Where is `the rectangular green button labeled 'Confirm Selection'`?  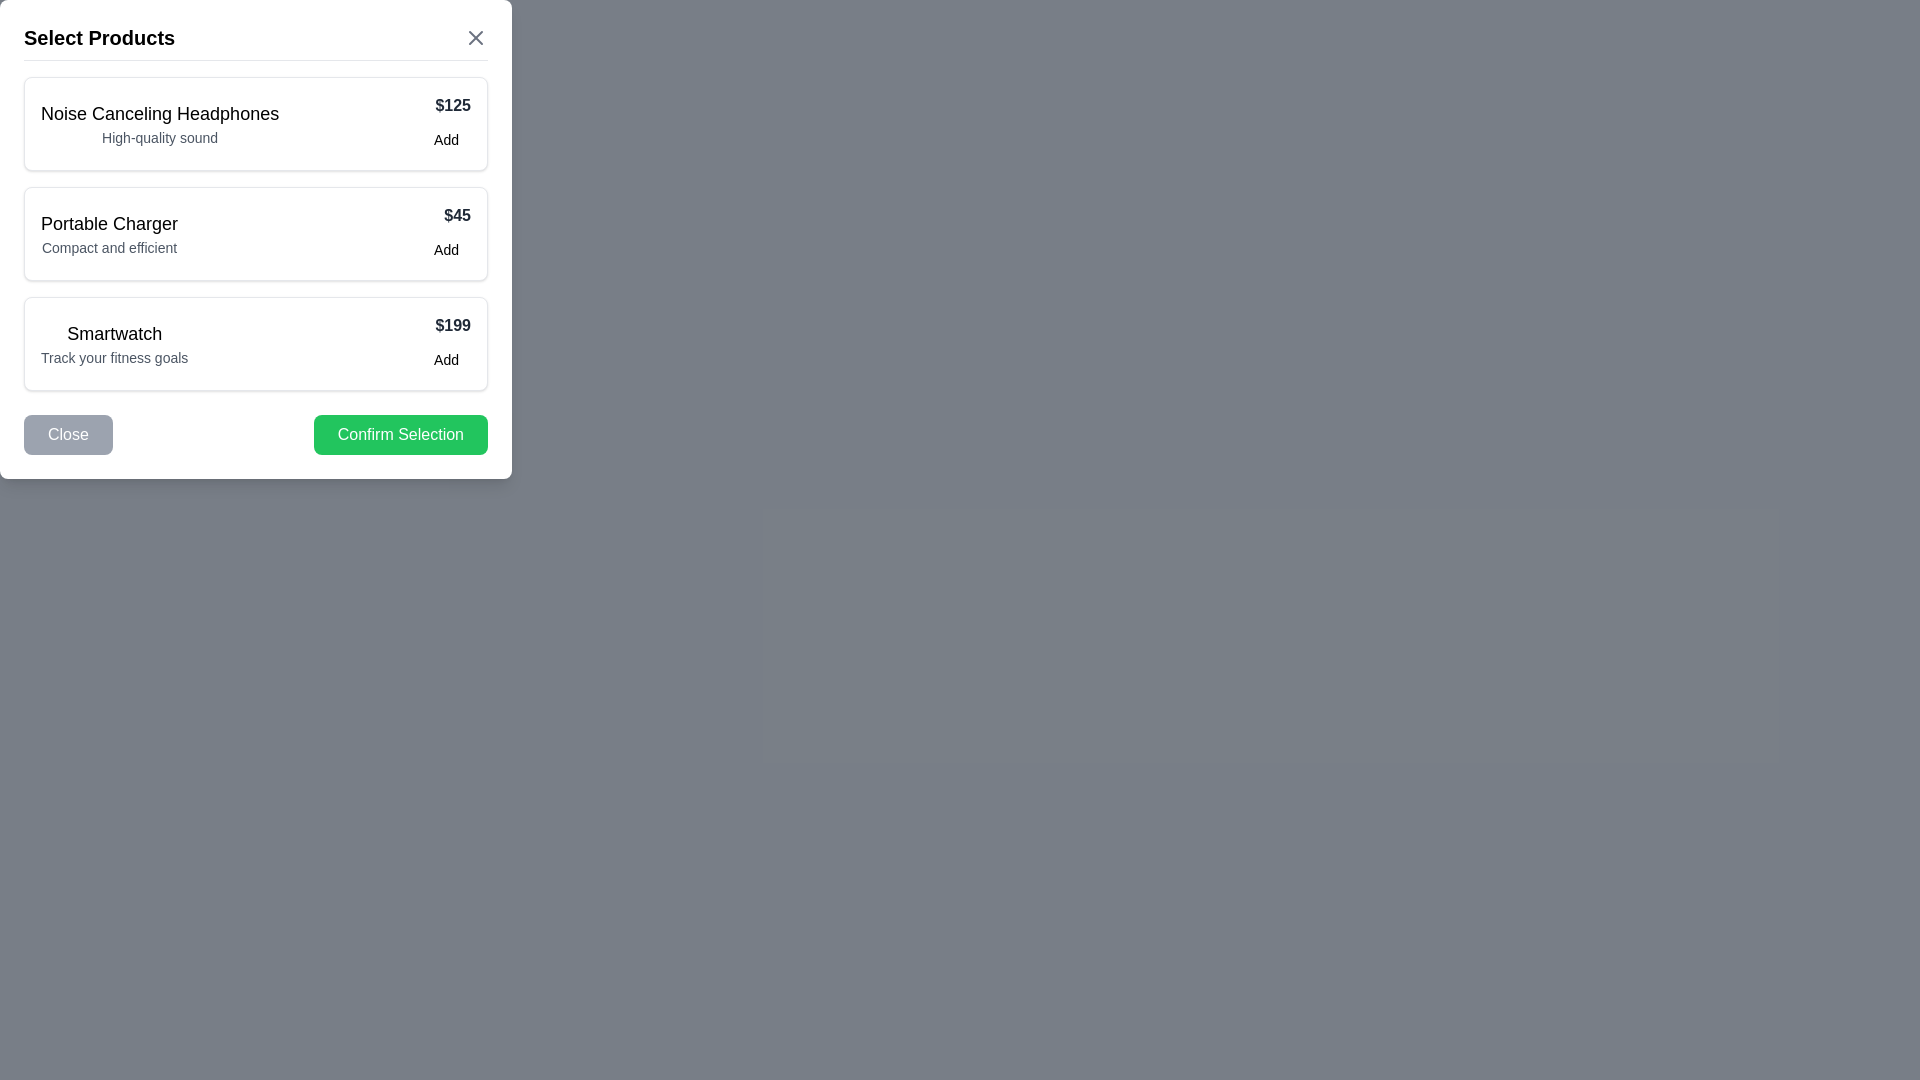
the rectangular green button labeled 'Confirm Selection' is located at coordinates (400, 434).